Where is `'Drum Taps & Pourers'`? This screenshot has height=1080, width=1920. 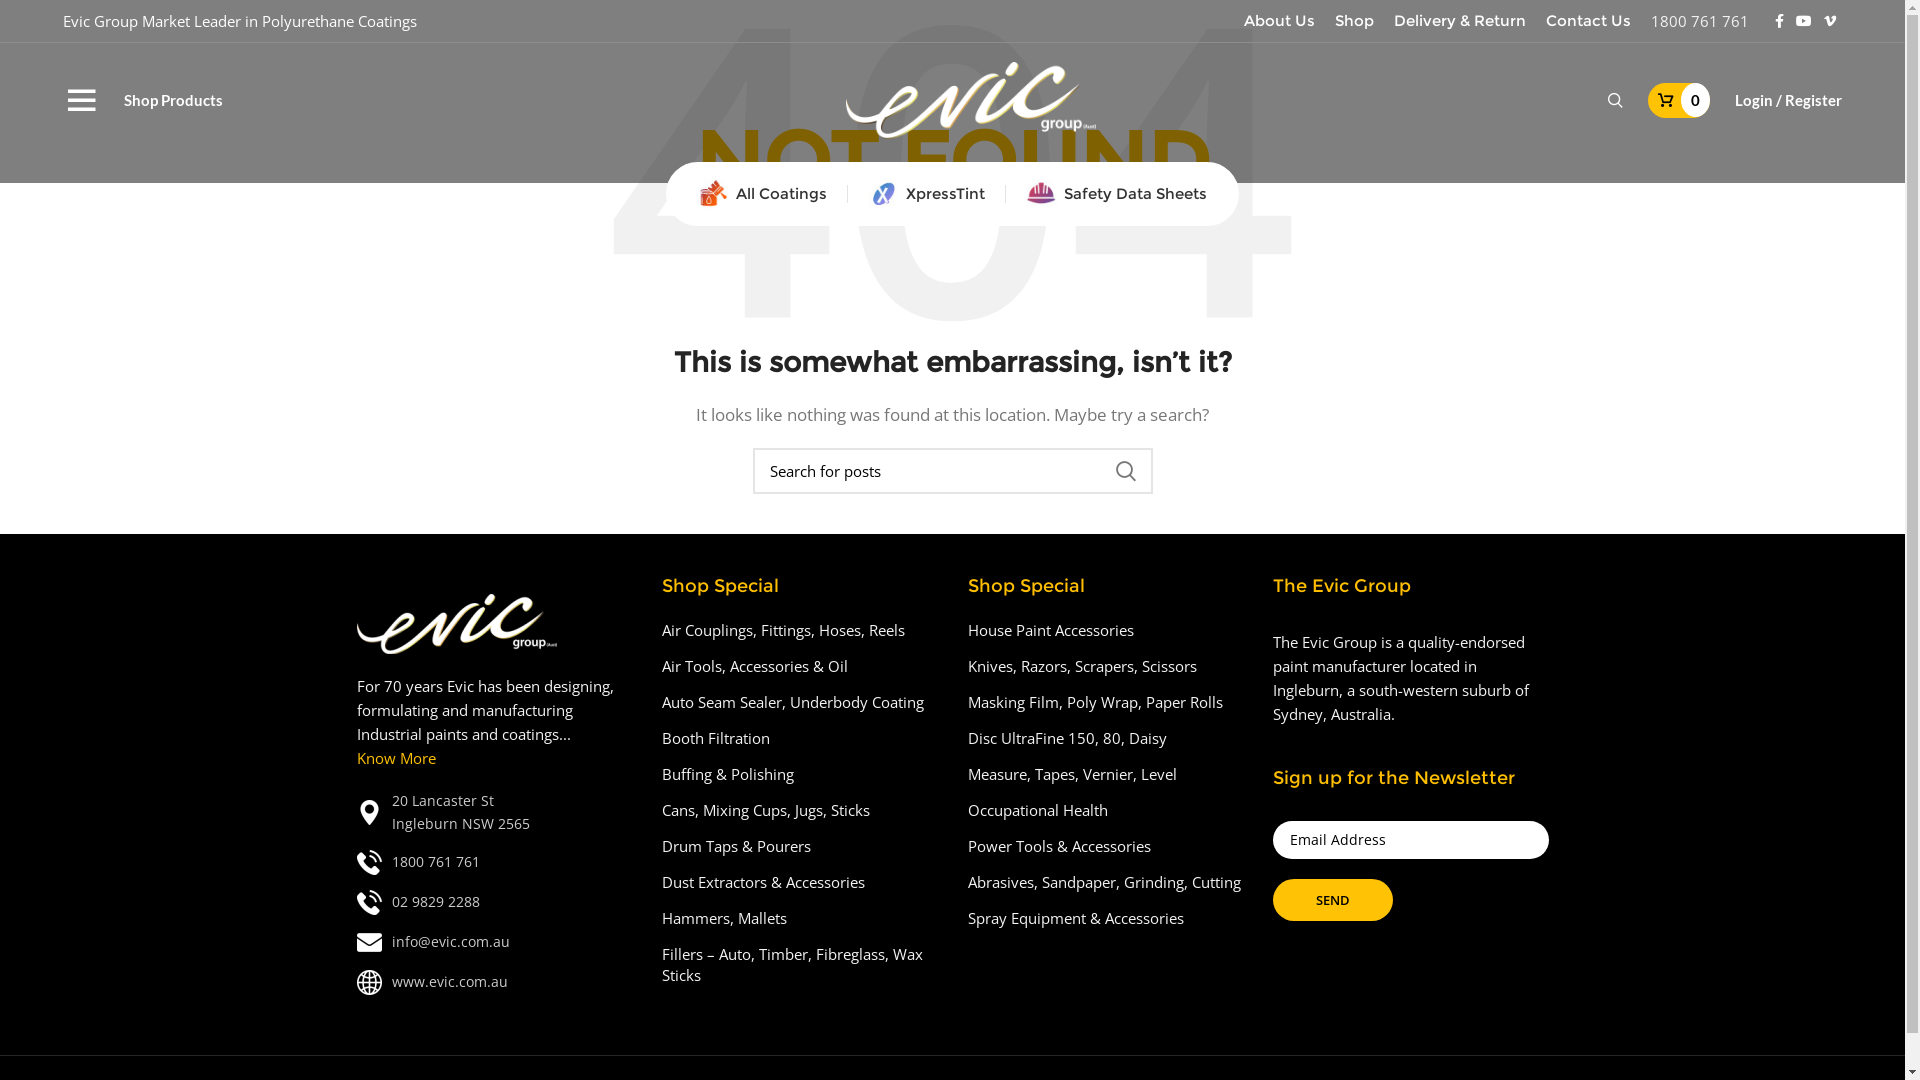 'Drum Taps & Pourers' is located at coordinates (662, 846).